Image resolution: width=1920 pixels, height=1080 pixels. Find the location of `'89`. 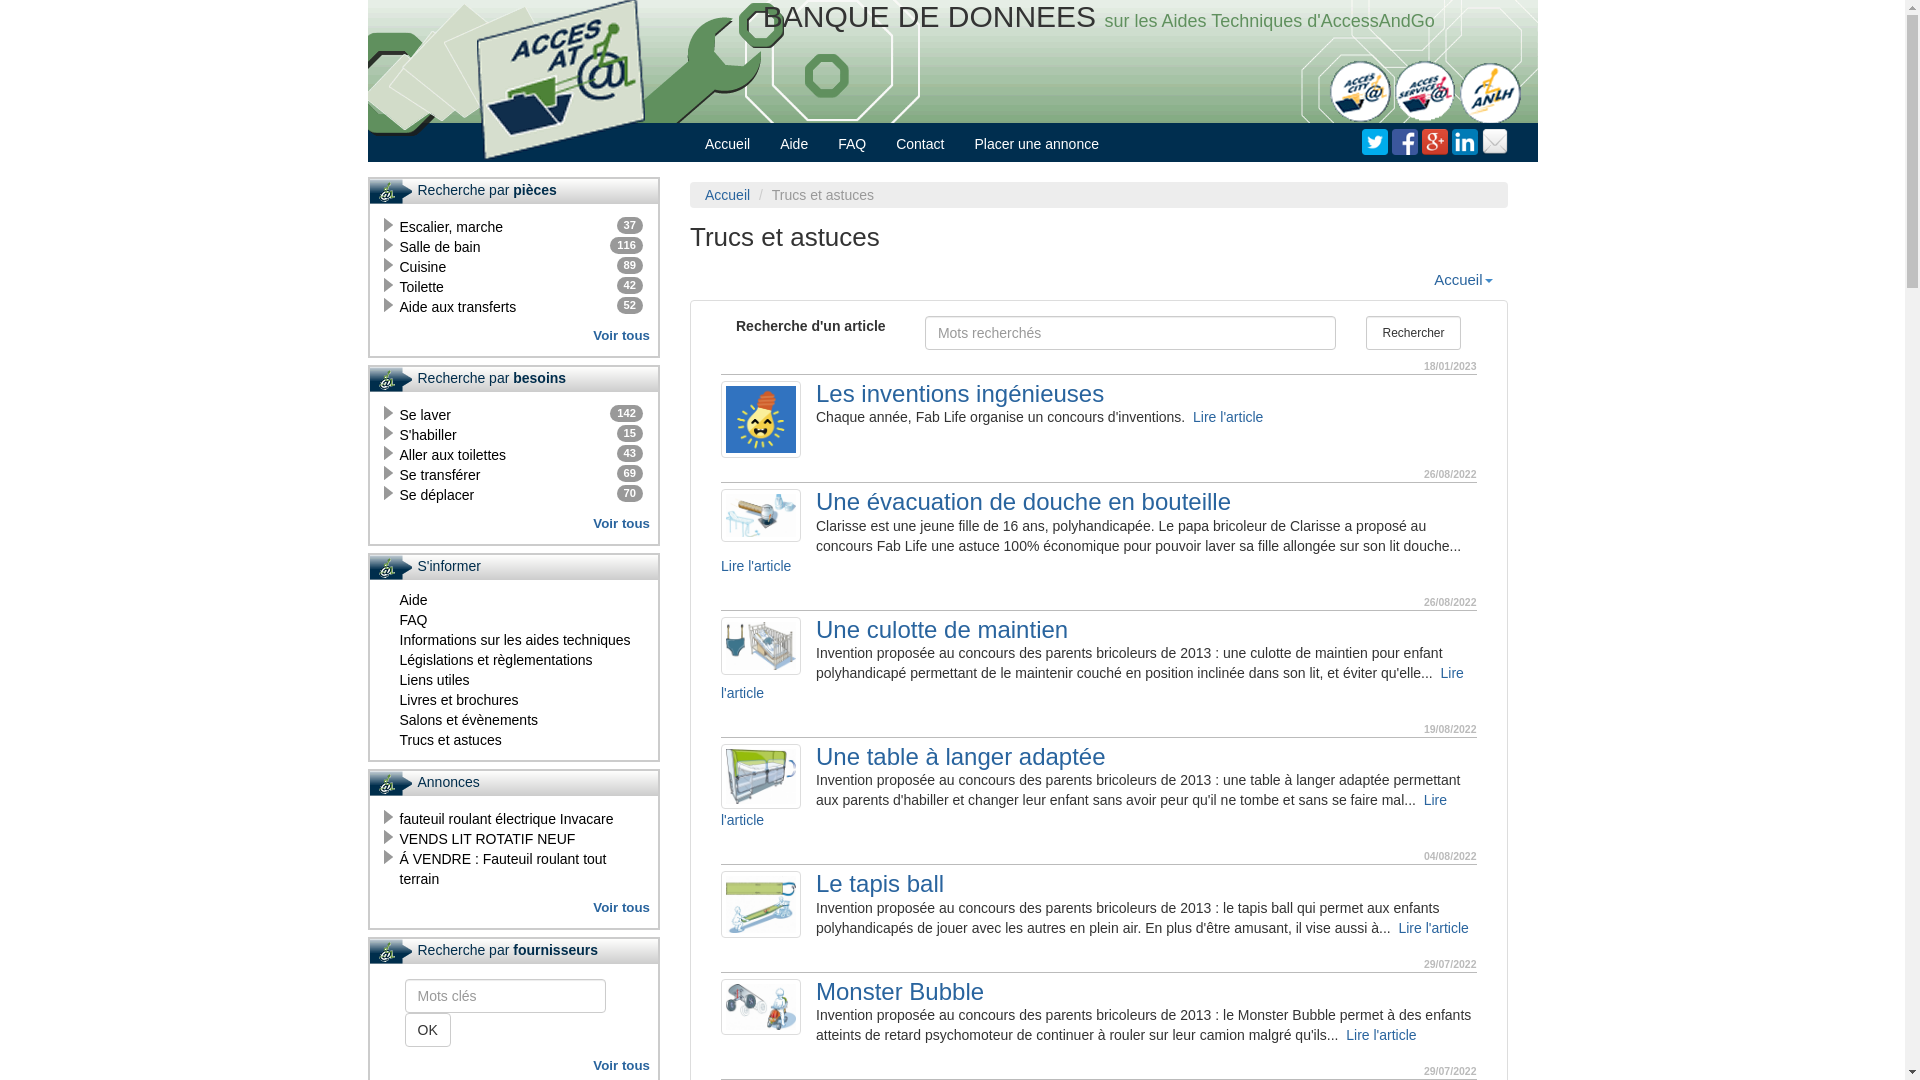

'89 is located at coordinates (422, 265).